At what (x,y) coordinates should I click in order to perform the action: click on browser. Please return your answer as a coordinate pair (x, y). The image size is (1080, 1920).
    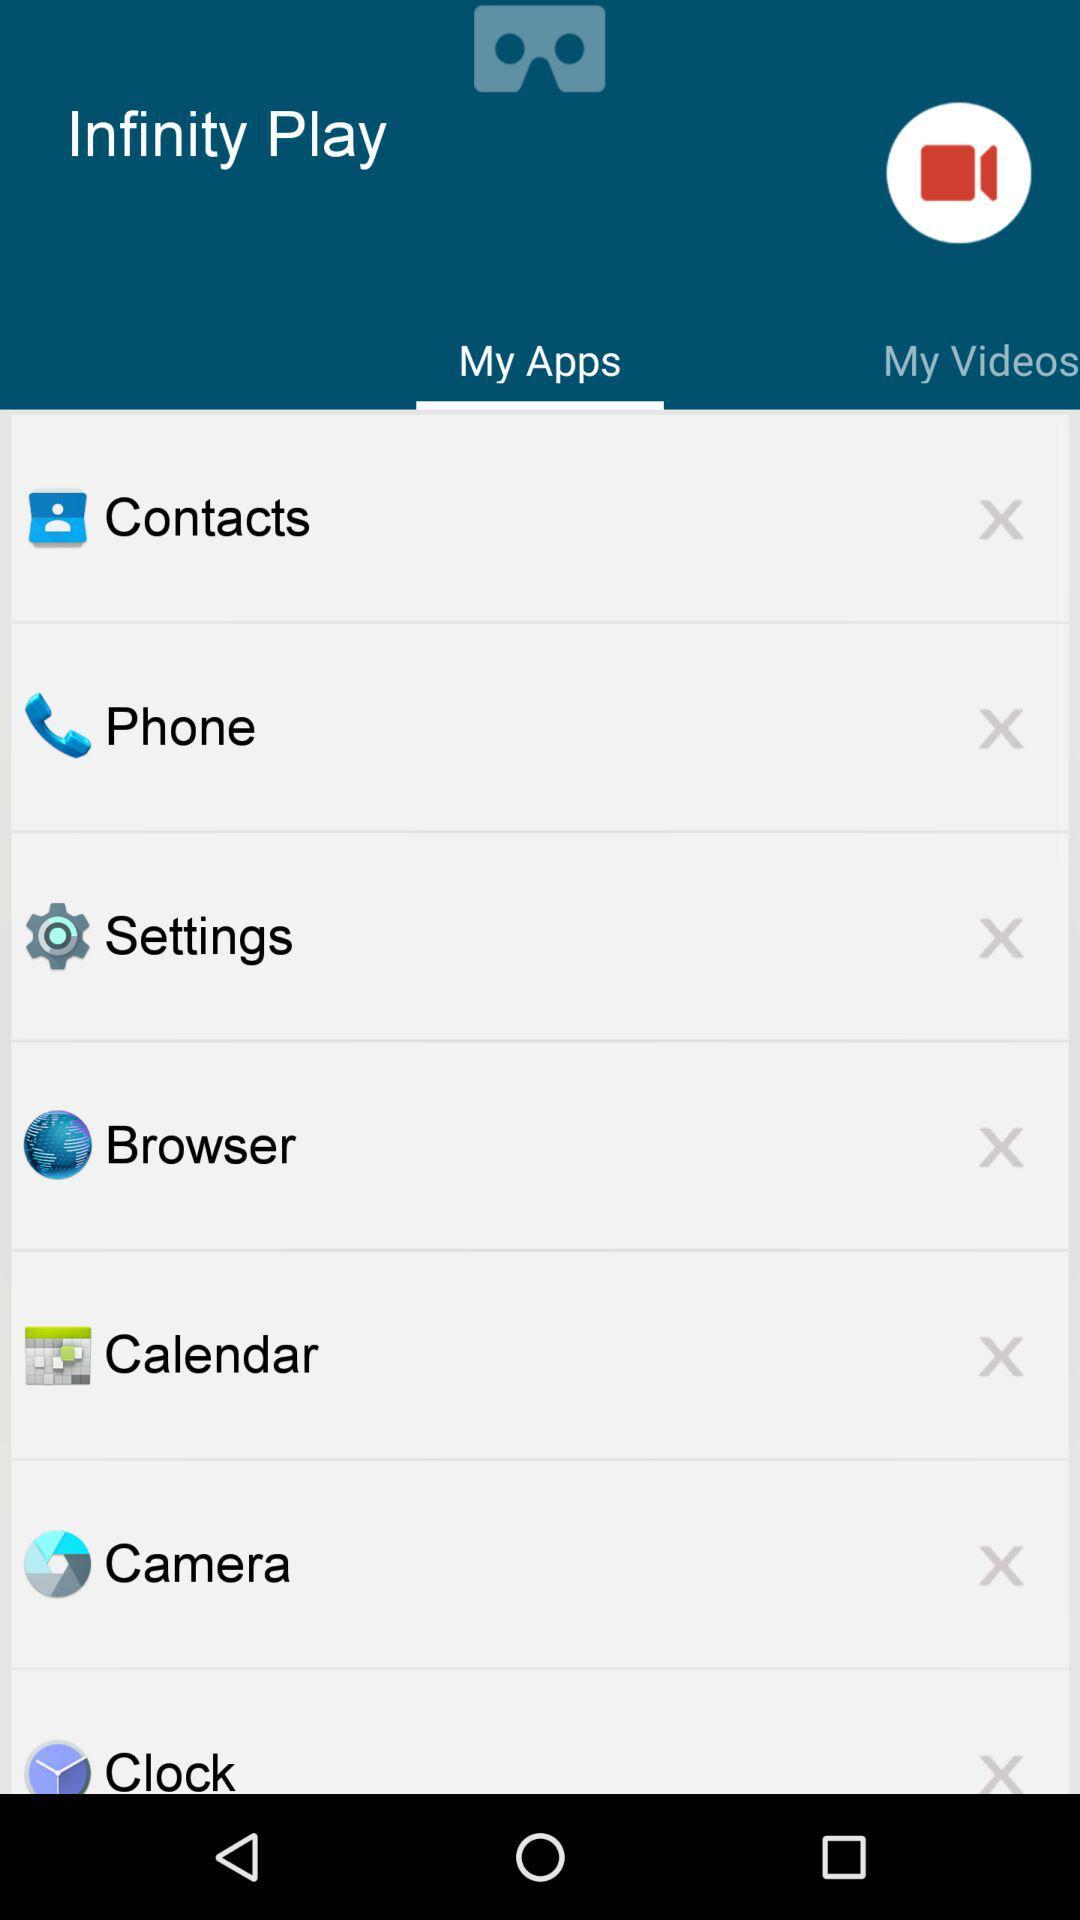
    Looking at the image, I should click on (585, 1145).